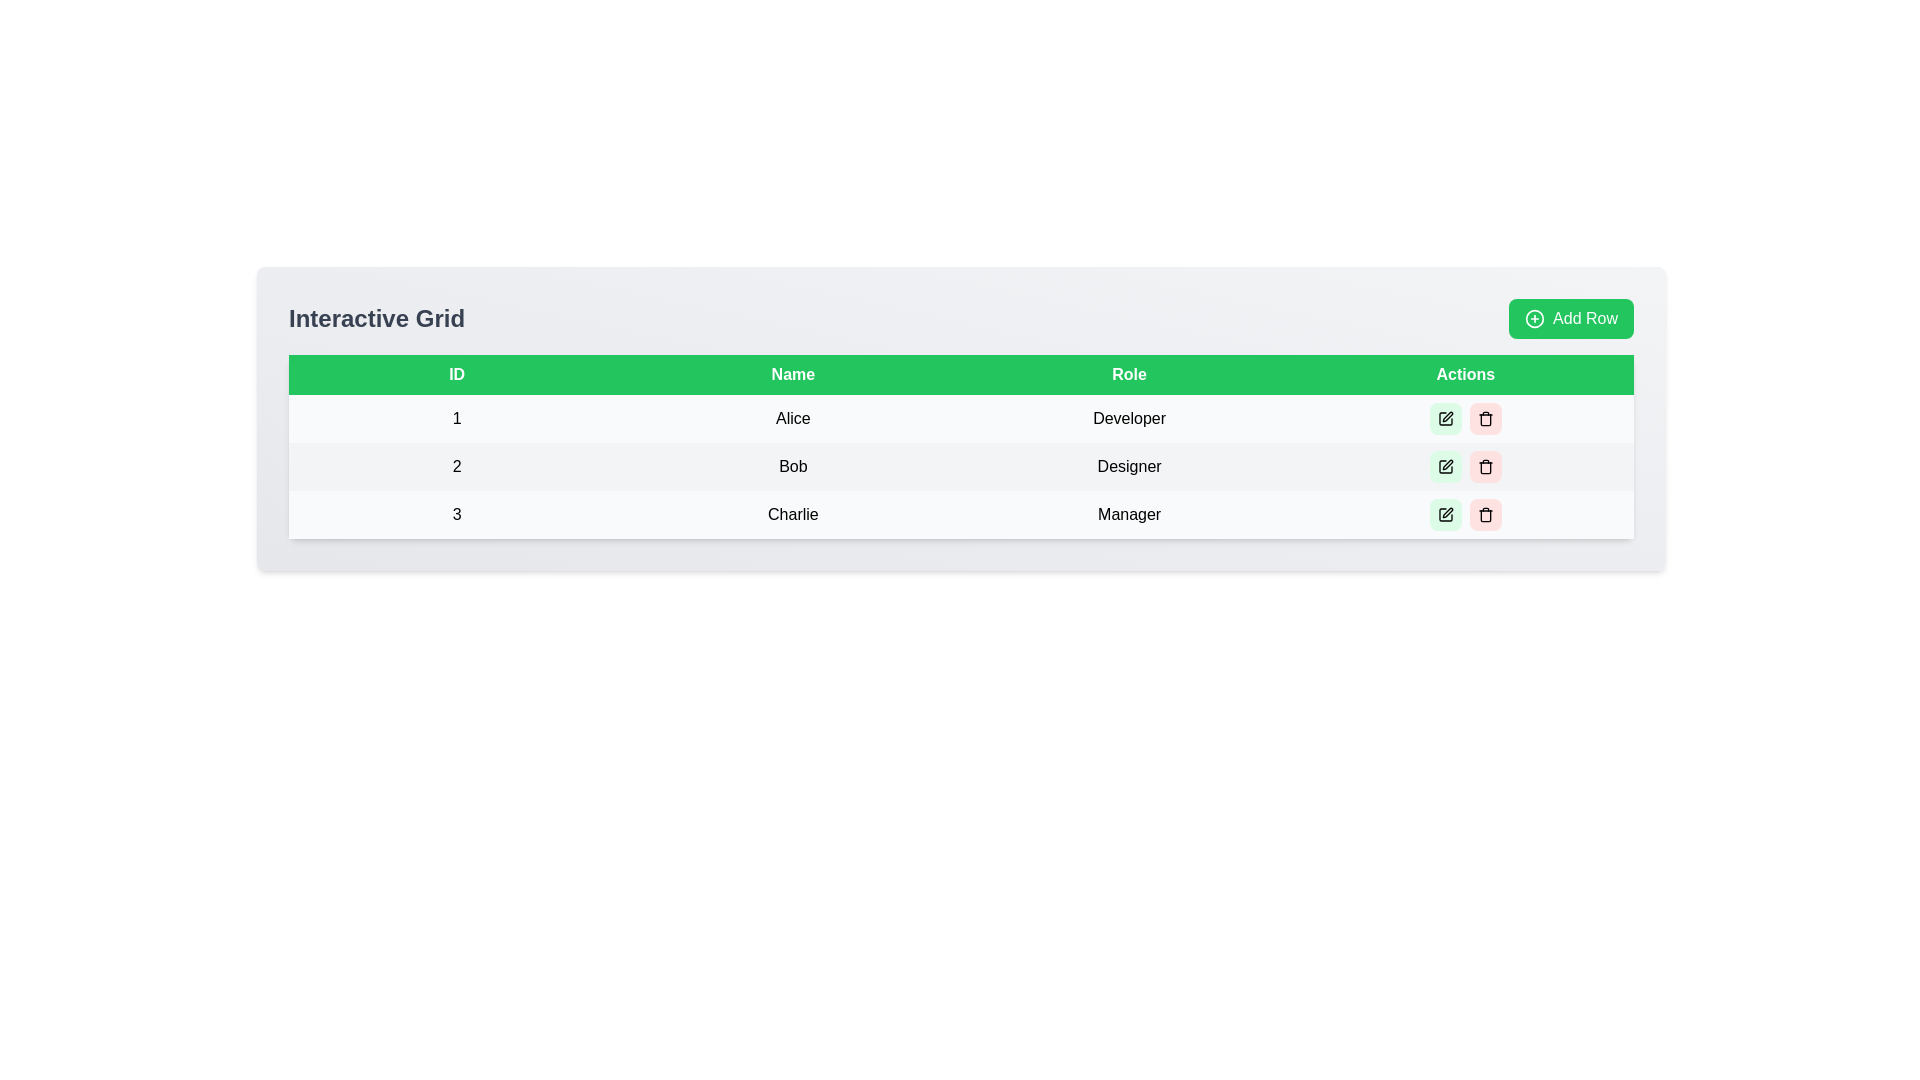 This screenshot has width=1920, height=1080. Describe the element at coordinates (1485, 515) in the screenshot. I see `the trash icon SVG graphic located in the Actions column of the third row in the table` at that location.